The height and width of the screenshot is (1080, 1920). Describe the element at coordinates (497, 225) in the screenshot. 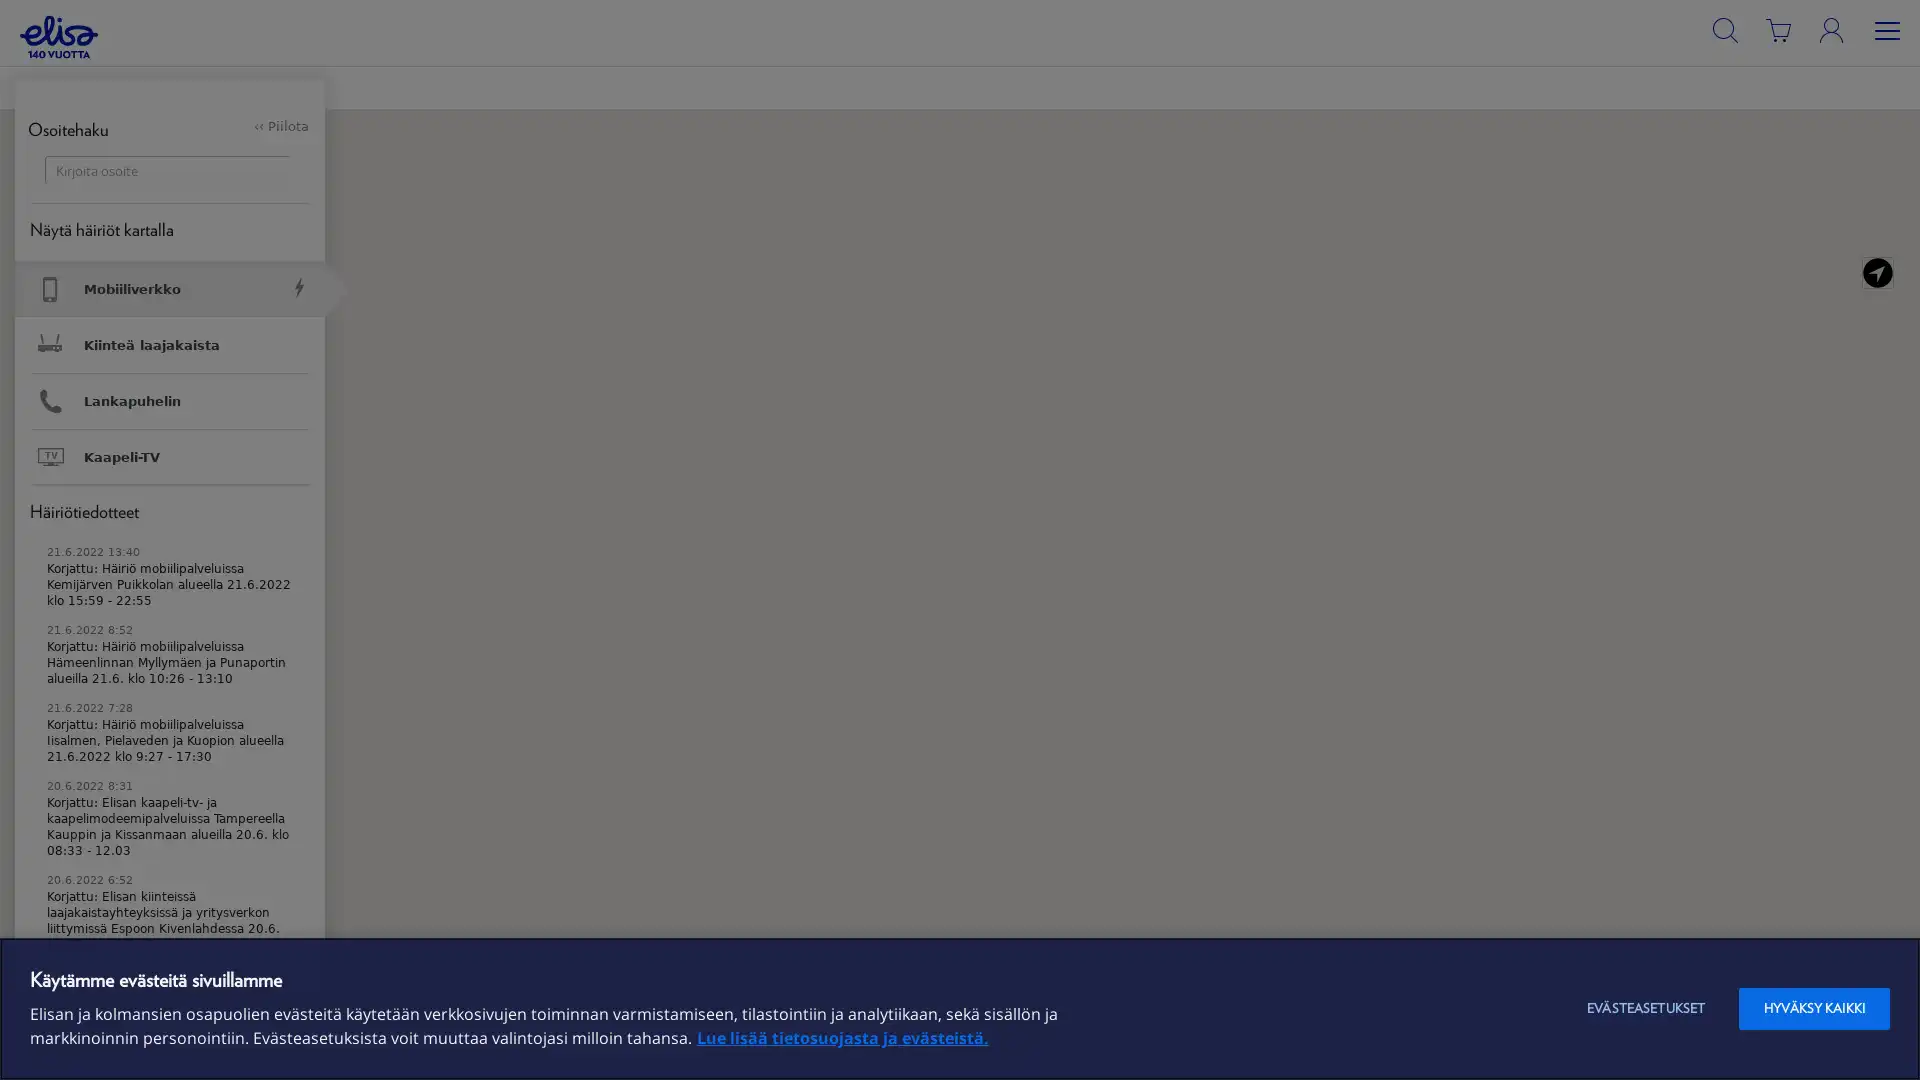

I see `Jatka ostoksia` at that location.